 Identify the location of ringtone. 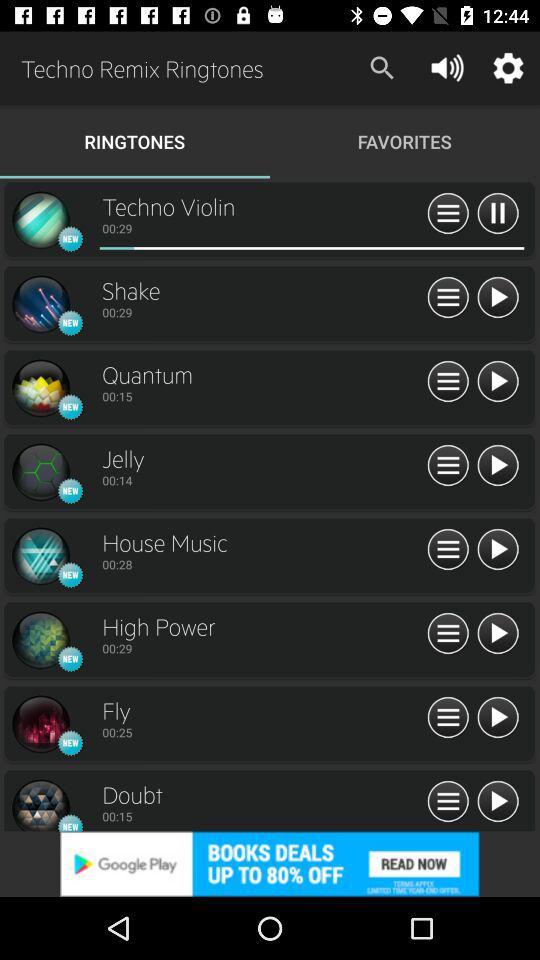
(496, 381).